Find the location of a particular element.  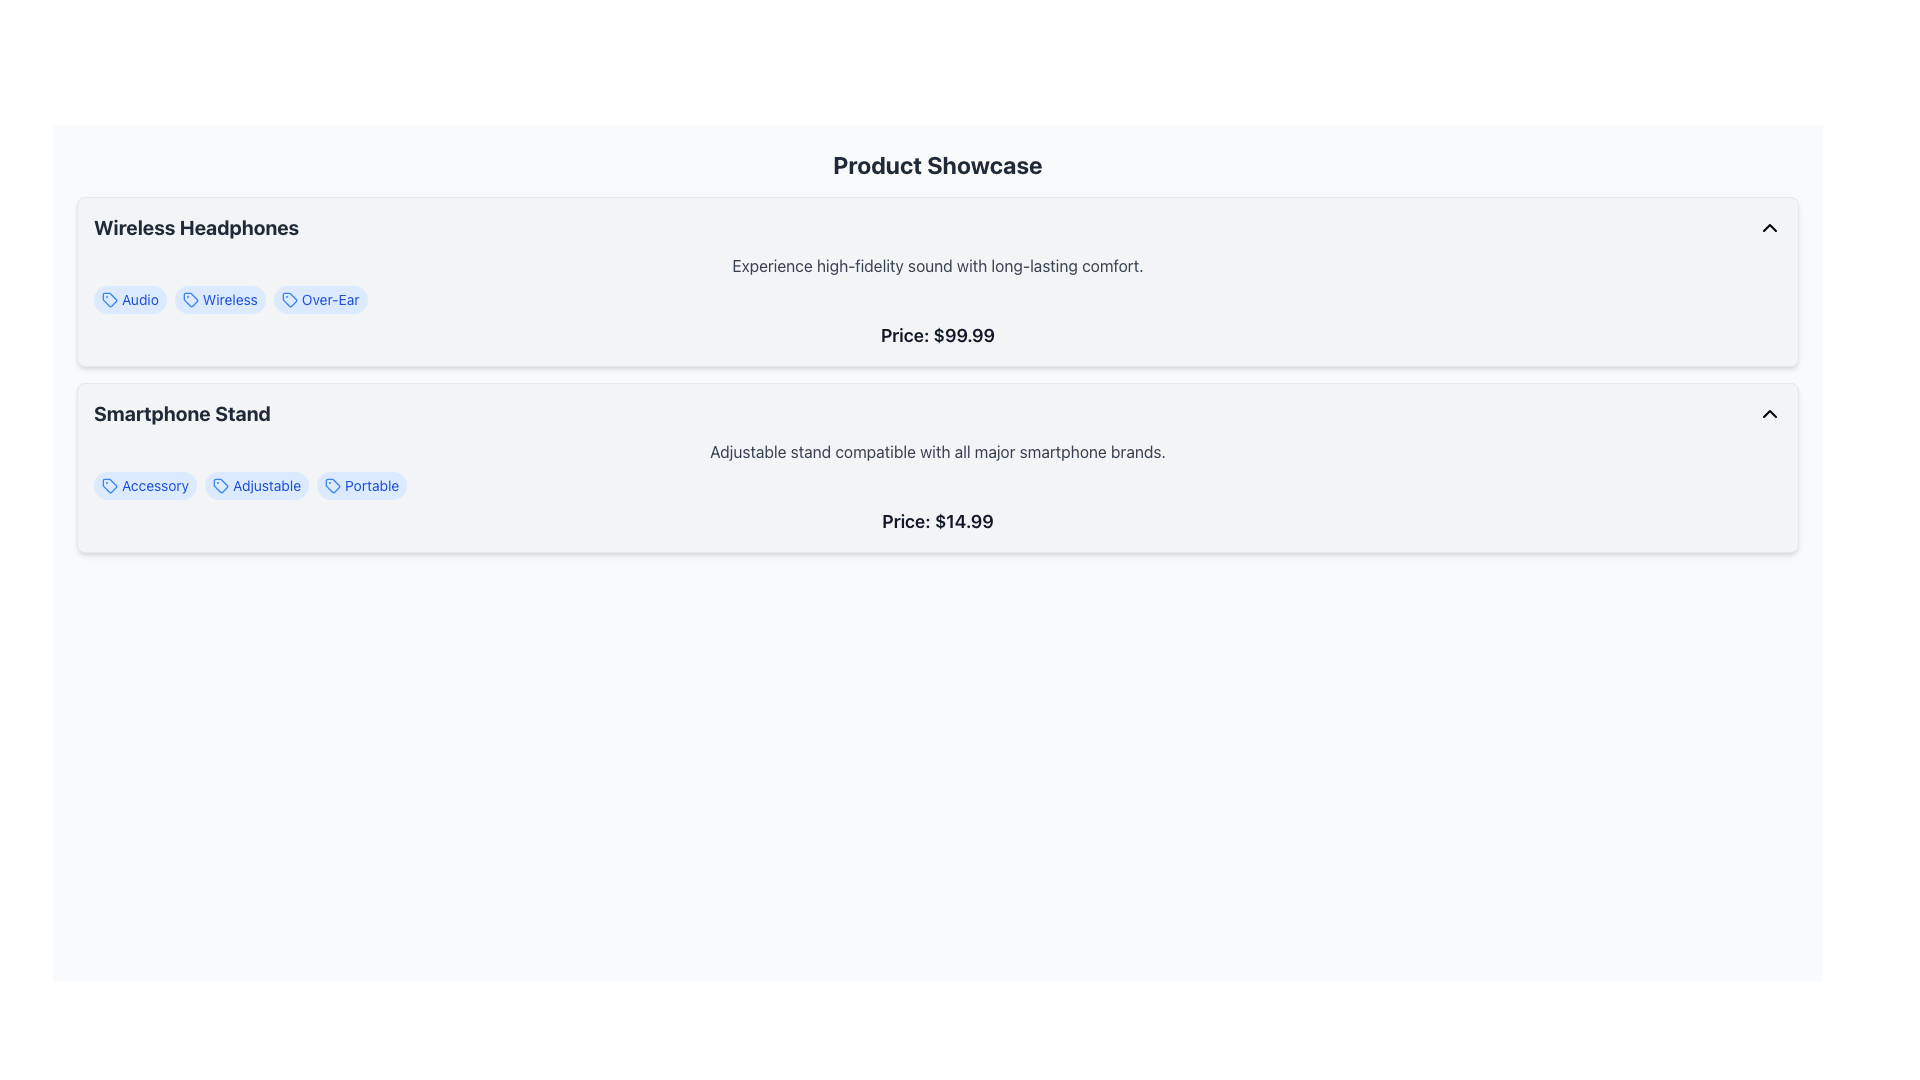

the second badge labeled 'Wireless' with a light blue background and a tag icon to interact with it is located at coordinates (220, 300).